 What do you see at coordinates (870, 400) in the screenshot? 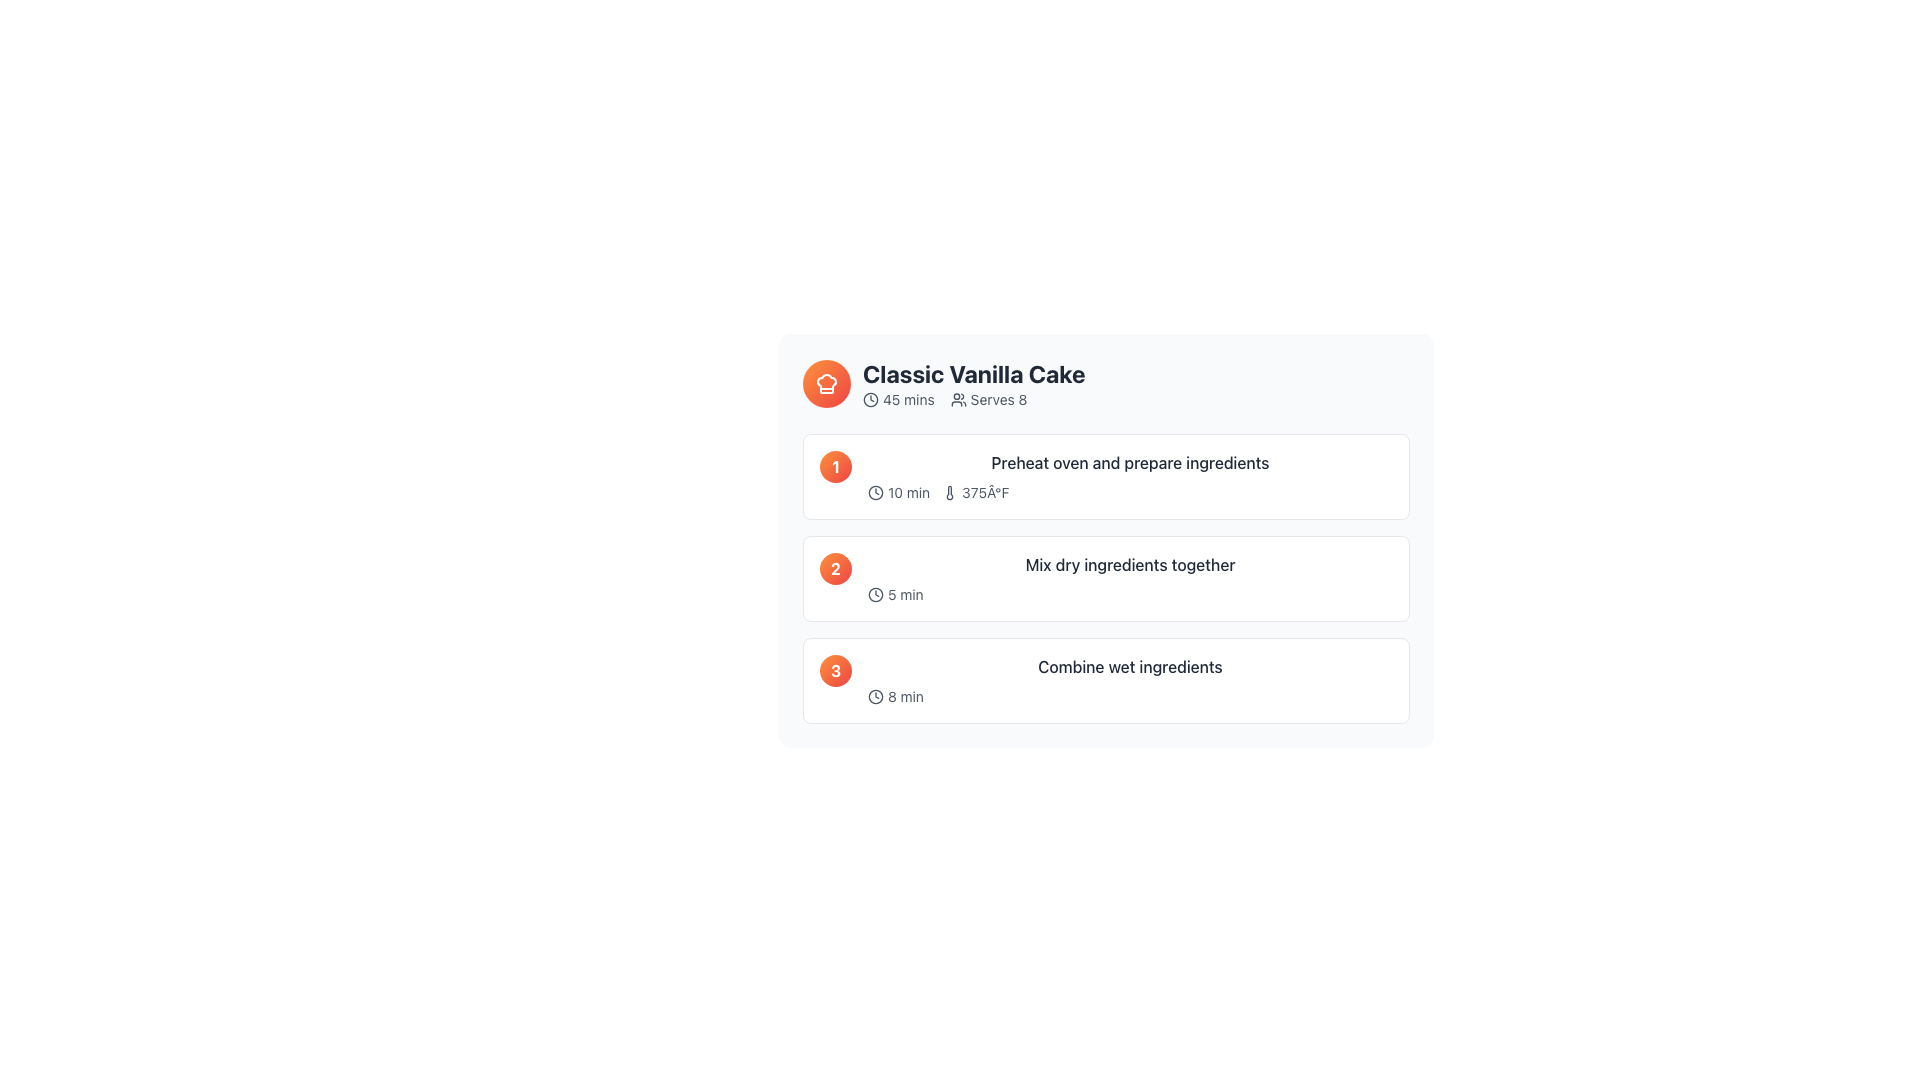
I see `clock icon located to the left of the text '45 mins' in the header section for its properties` at bounding box center [870, 400].